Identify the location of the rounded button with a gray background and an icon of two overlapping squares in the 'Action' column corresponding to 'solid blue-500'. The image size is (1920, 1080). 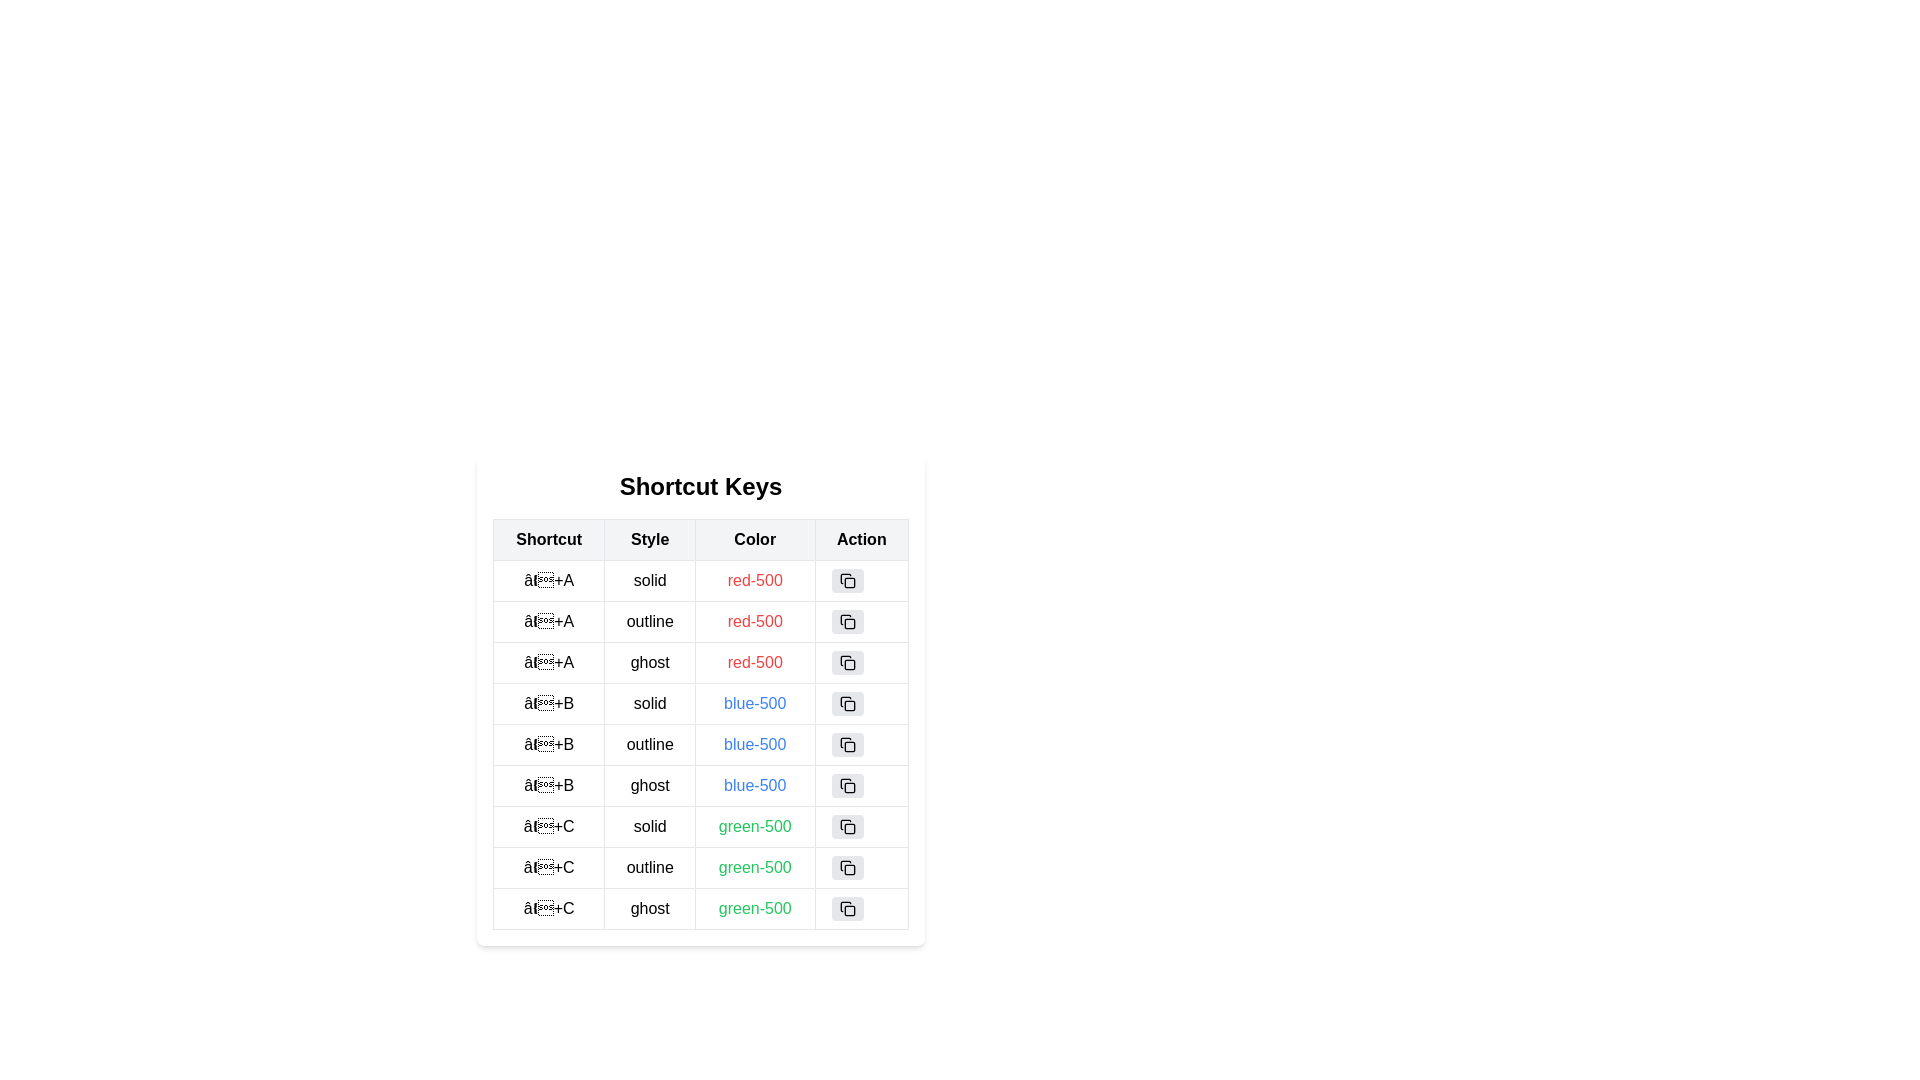
(847, 703).